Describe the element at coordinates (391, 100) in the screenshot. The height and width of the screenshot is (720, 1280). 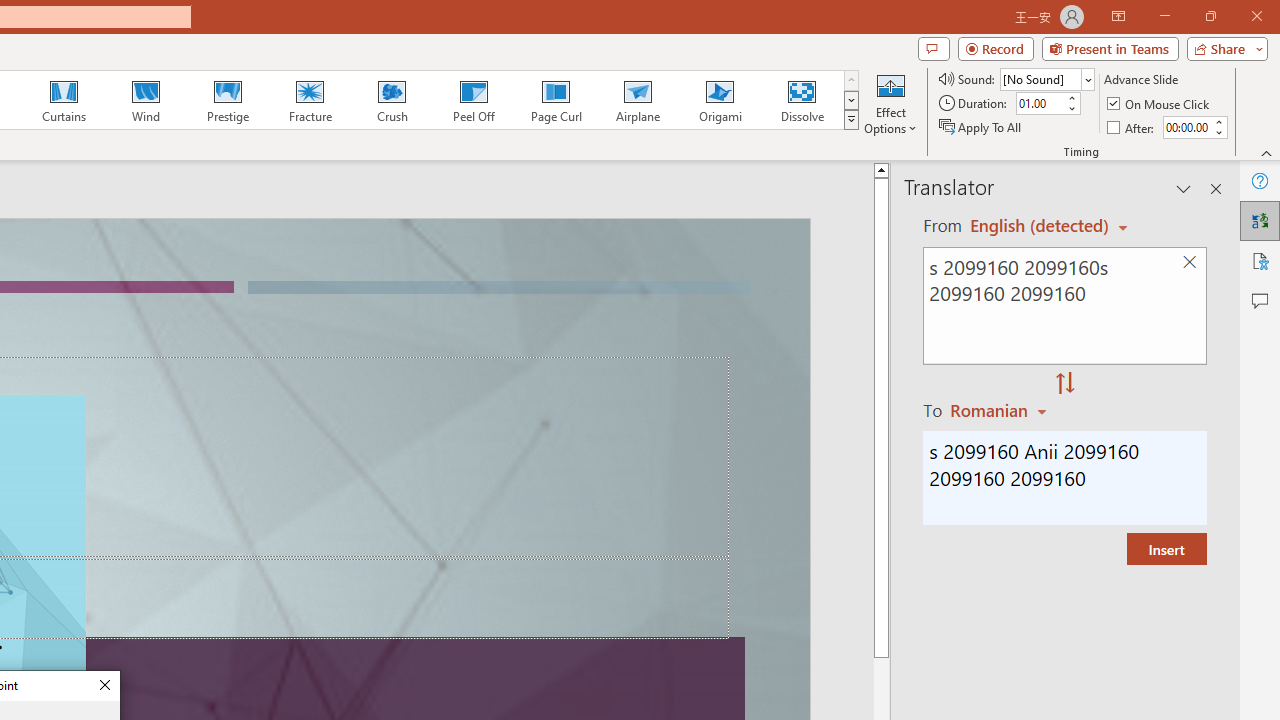
I see `'Crush'` at that location.